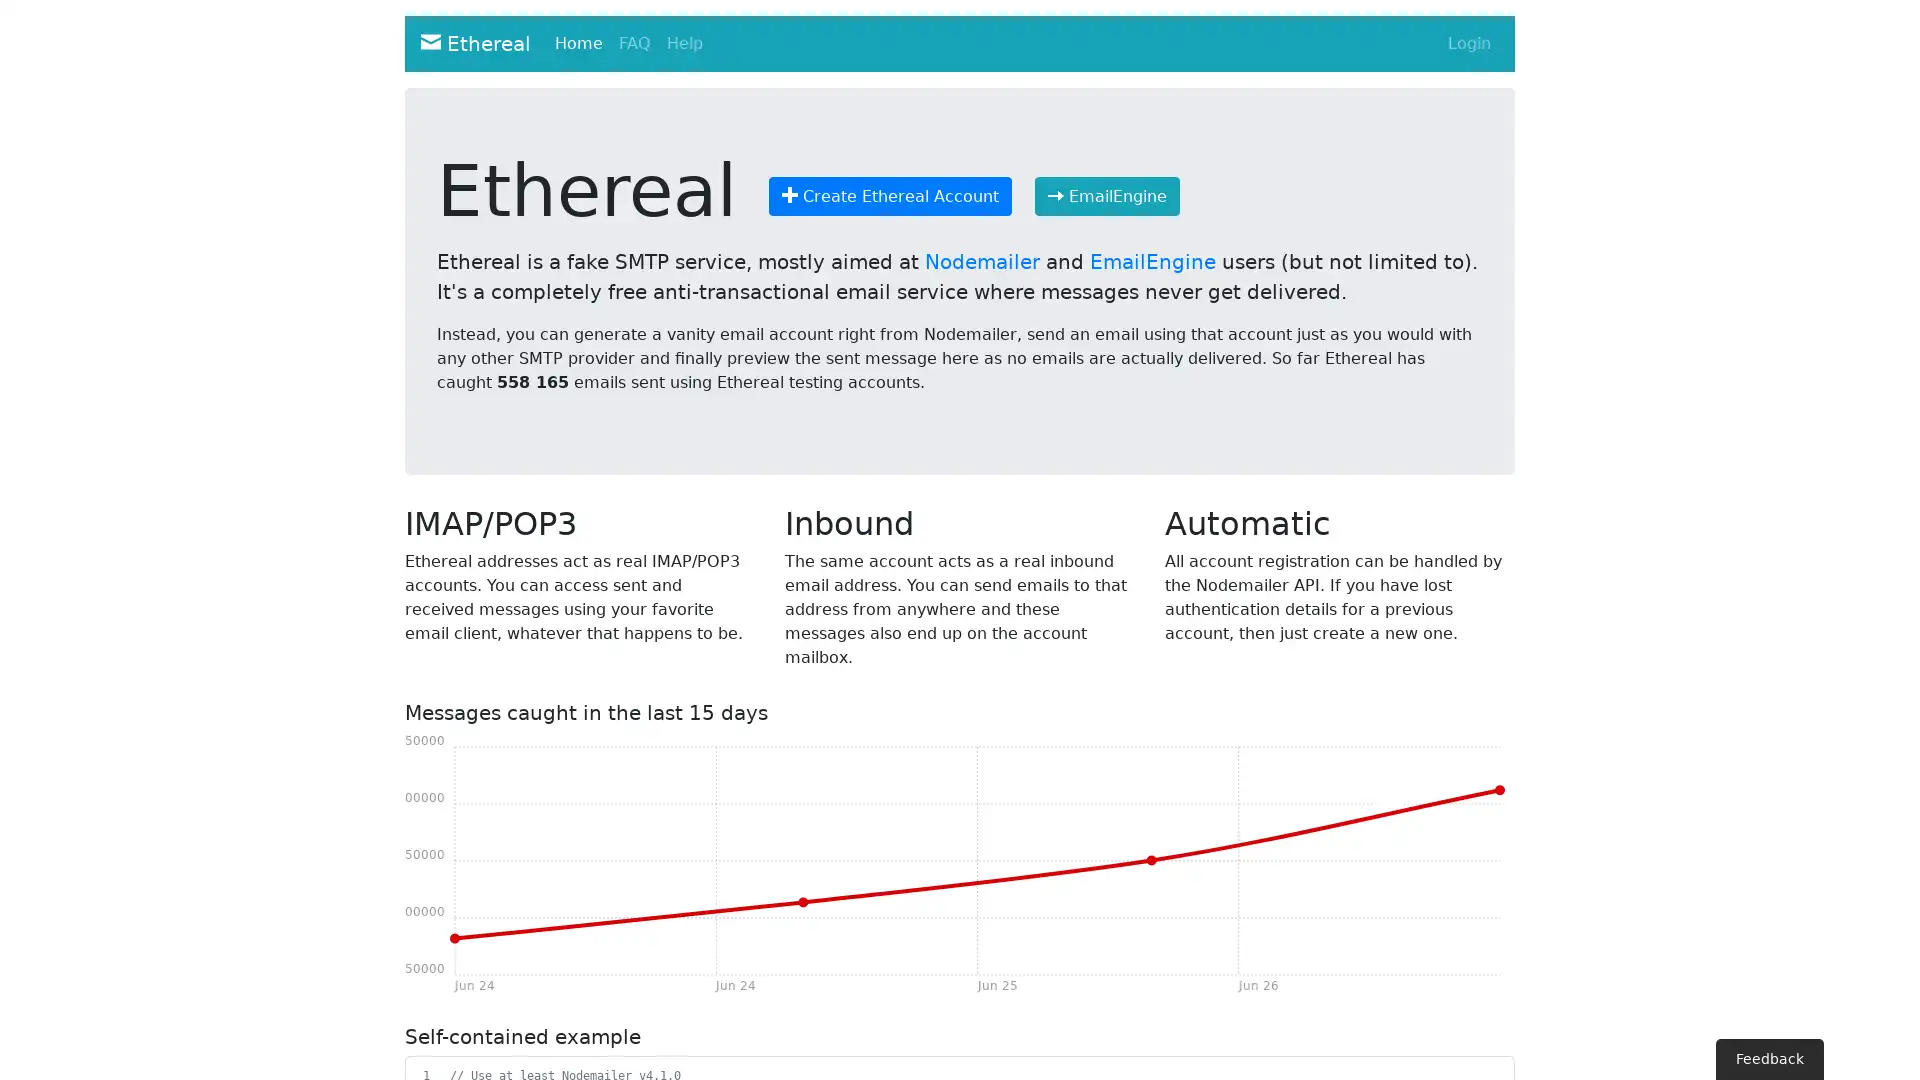 The height and width of the screenshot is (1080, 1920). Describe the element at coordinates (889, 196) in the screenshot. I see `Create Ethereal Account` at that location.